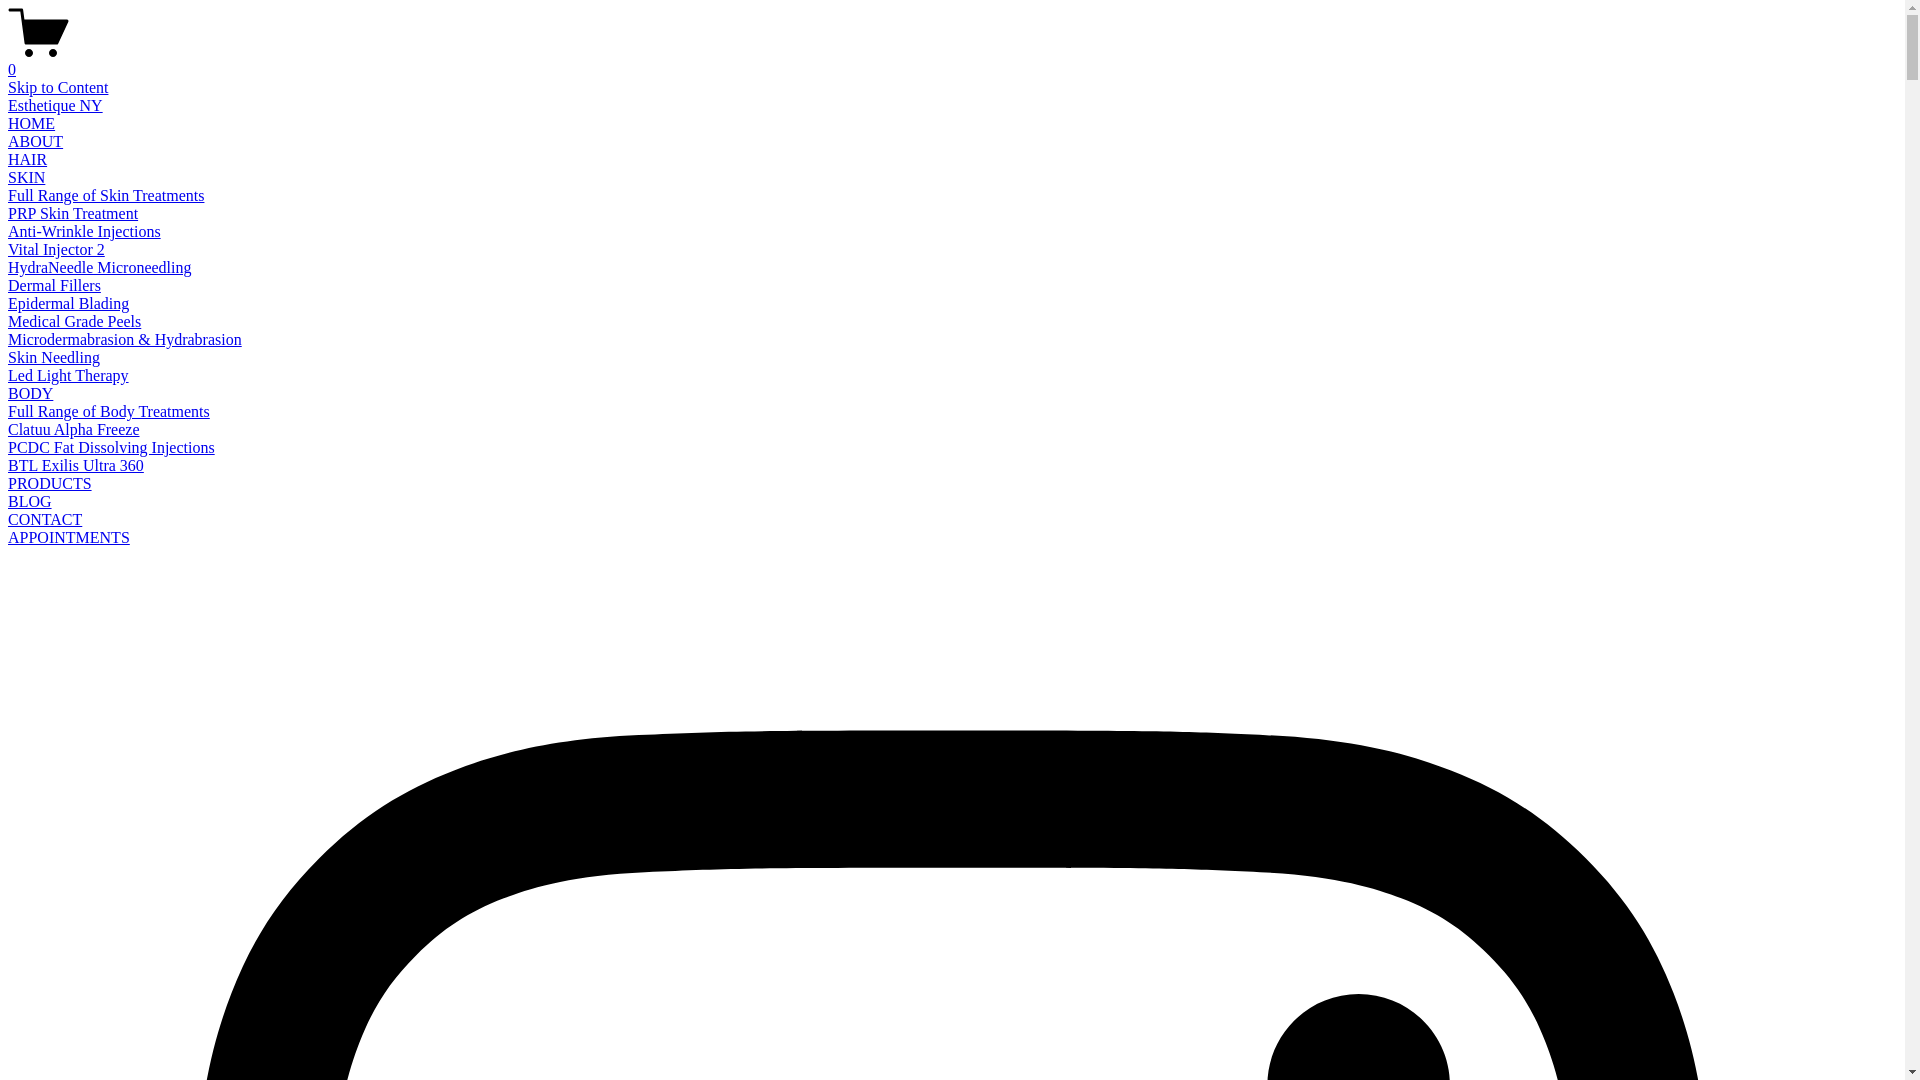  What do you see at coordinates (8, 176) in the screenshot?
I see `'SKIN'` at bounding box center [8, 176].